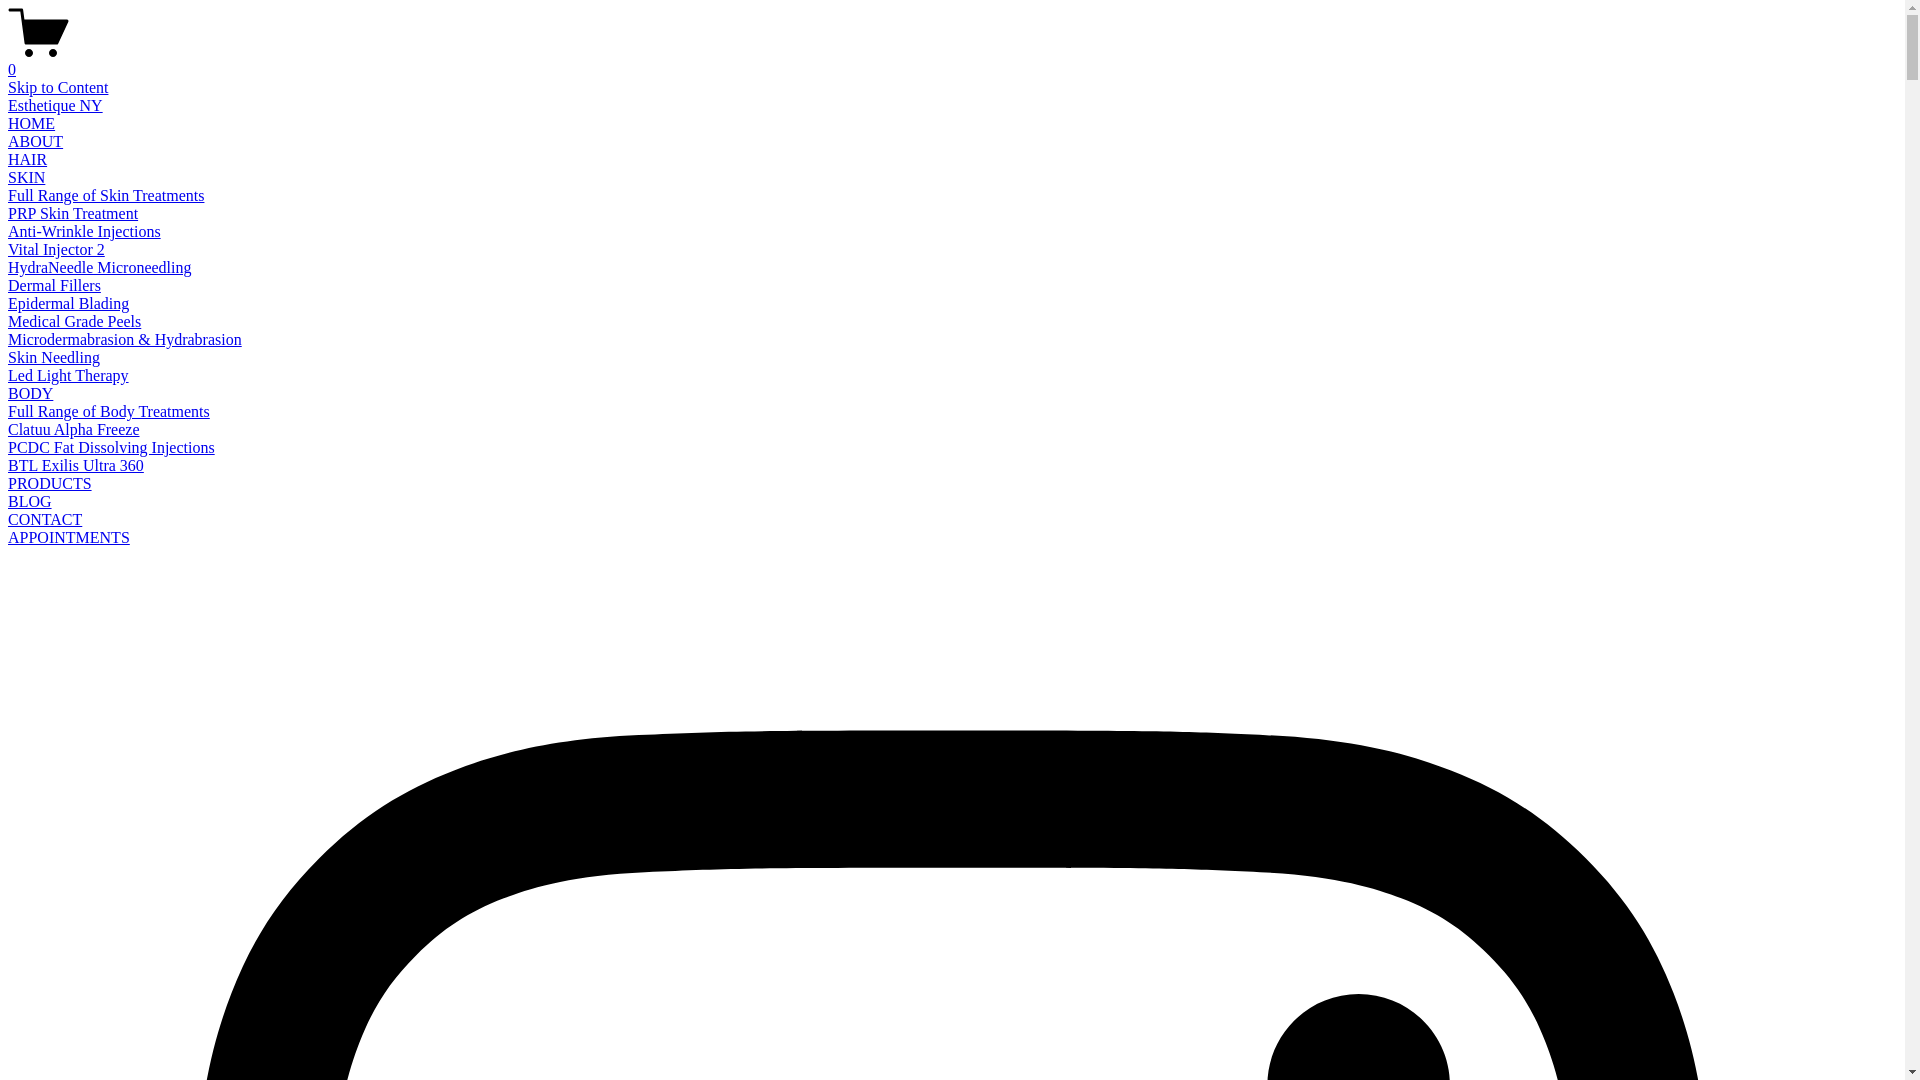  What do you see at coordinates (8, 176) in the screenshot?
I see `'SKIN'` at bounding box center [8, 176].